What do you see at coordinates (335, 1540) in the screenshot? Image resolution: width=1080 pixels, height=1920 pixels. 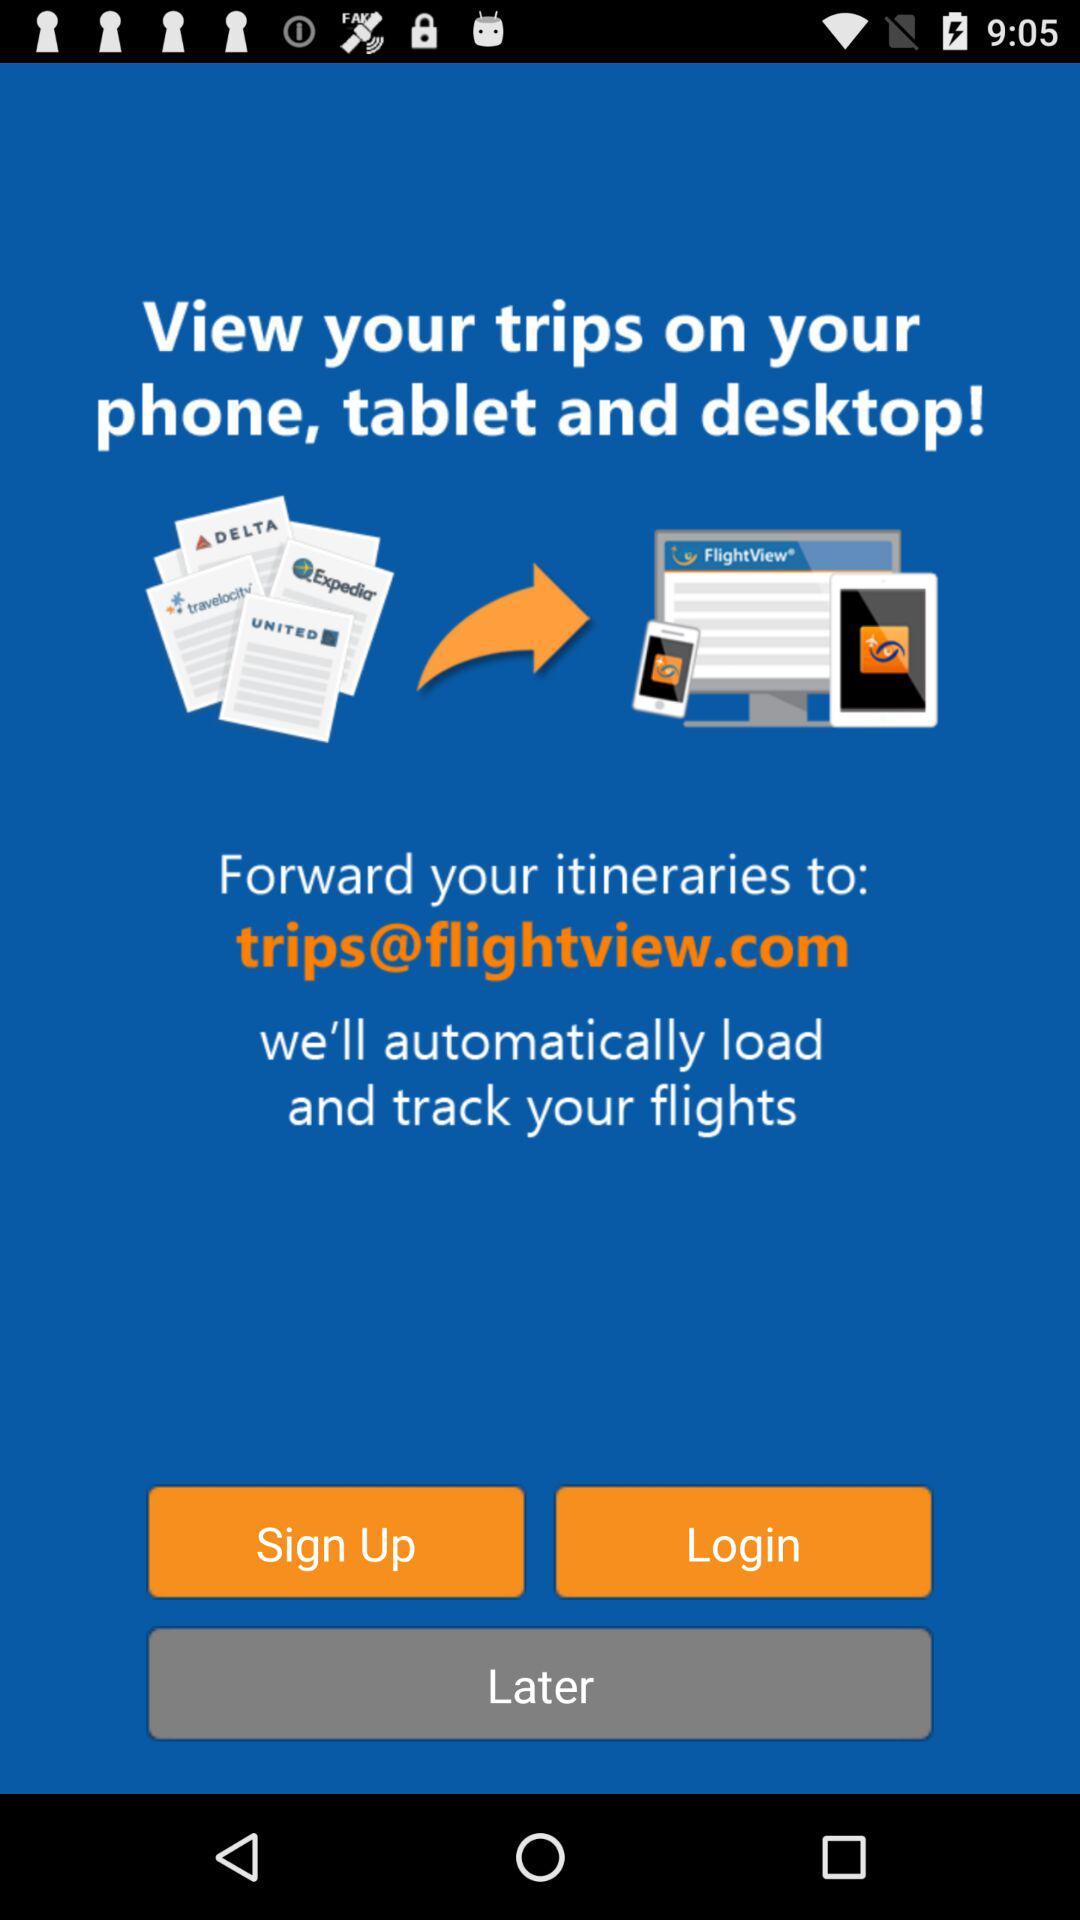 I see `item above the later item` at bounding box center [335, 1540].